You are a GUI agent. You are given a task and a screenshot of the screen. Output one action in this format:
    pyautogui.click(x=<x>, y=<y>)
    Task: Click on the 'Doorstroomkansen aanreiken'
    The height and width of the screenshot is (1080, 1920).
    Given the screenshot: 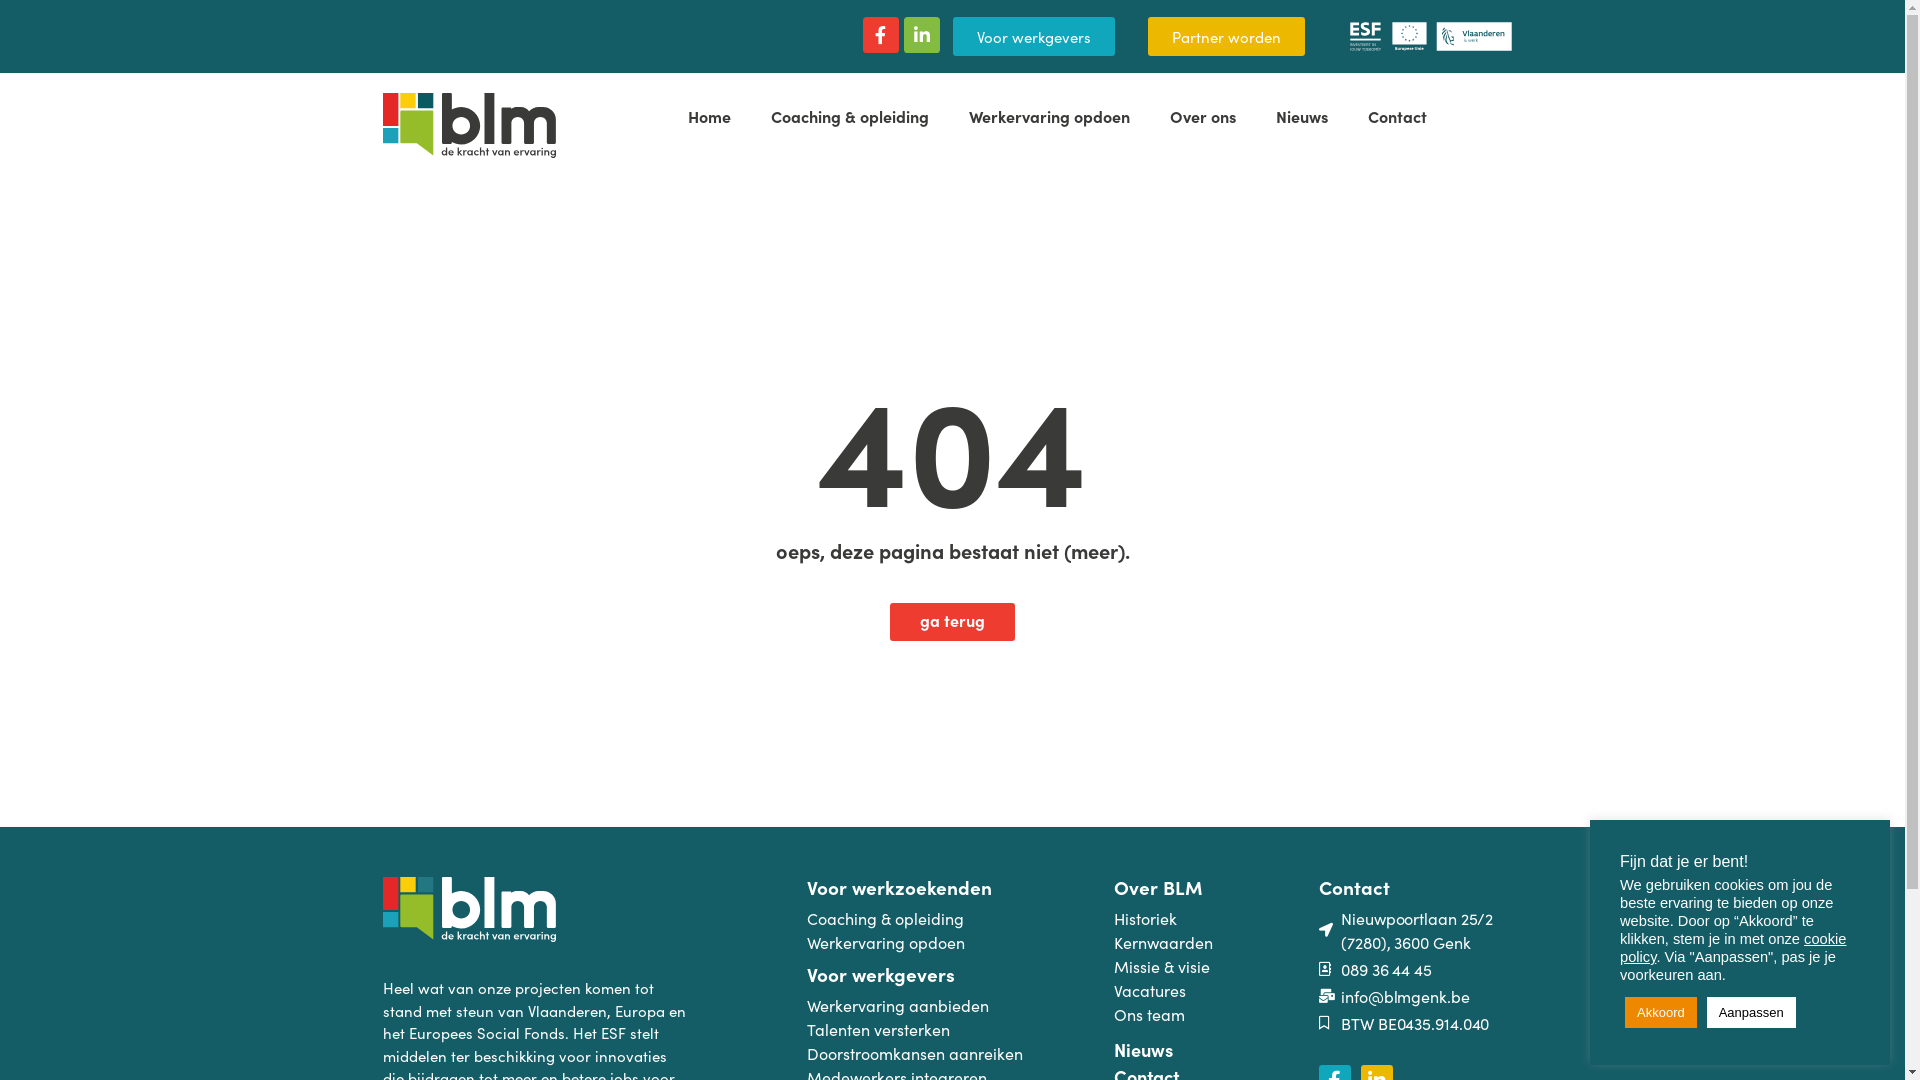 What is the action you would take?
    pyautogui.click(x=960, y=1052)
    